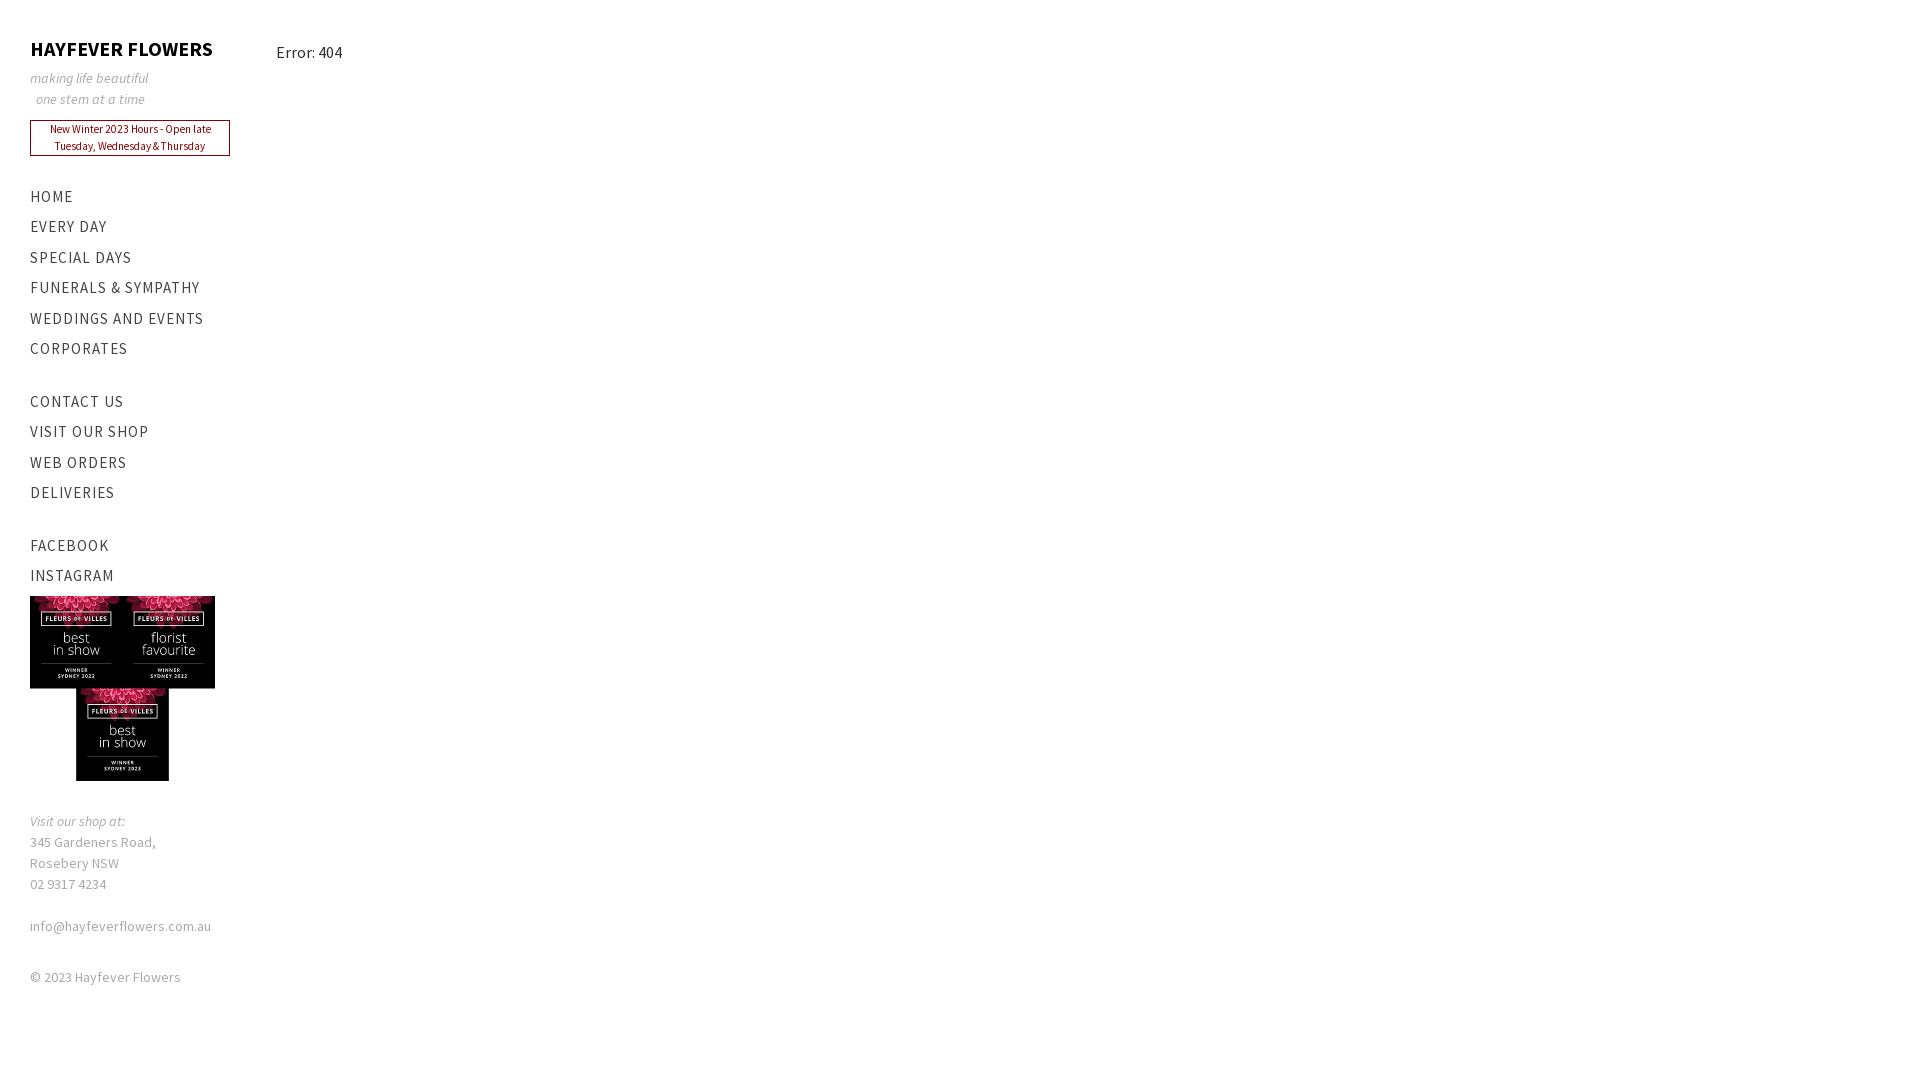 The height and width of the screenshot is (1080, 1920). What do you see at coordinates (29, 48) in the screenshot?
I see `'HAYFEVER FLOWERS'` at bounding box center [29, 48].